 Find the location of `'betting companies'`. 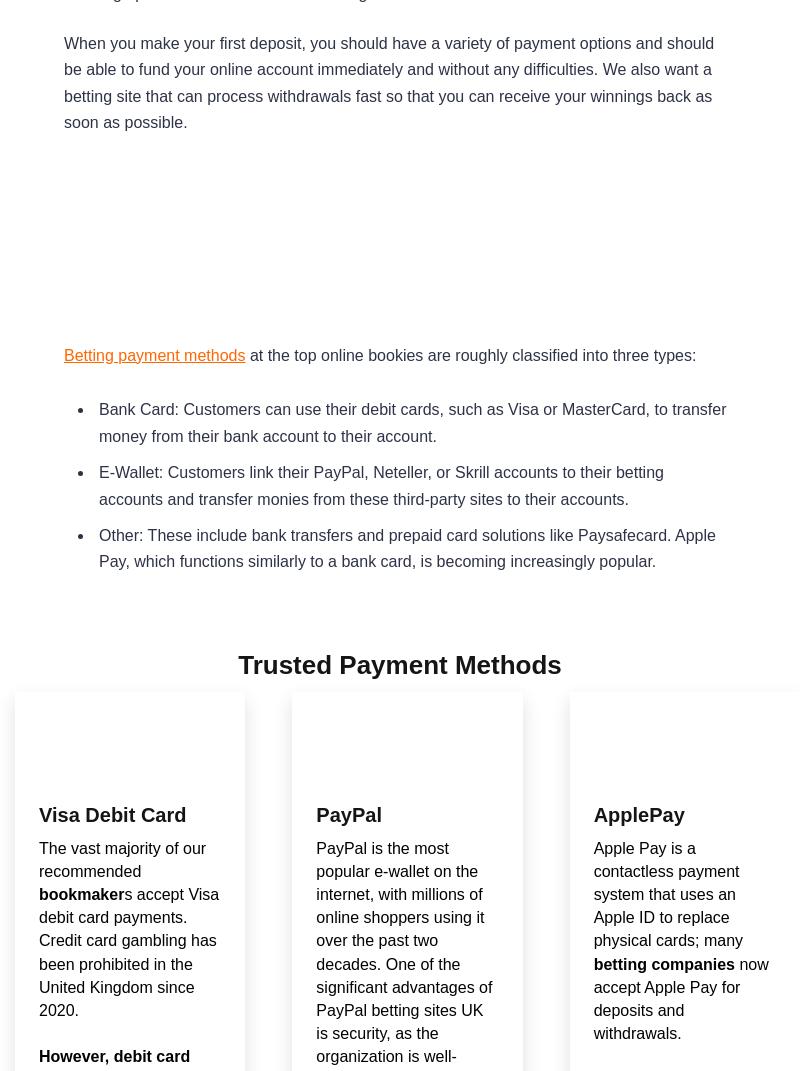

'betting companies' is located at coordinates (663, 962).